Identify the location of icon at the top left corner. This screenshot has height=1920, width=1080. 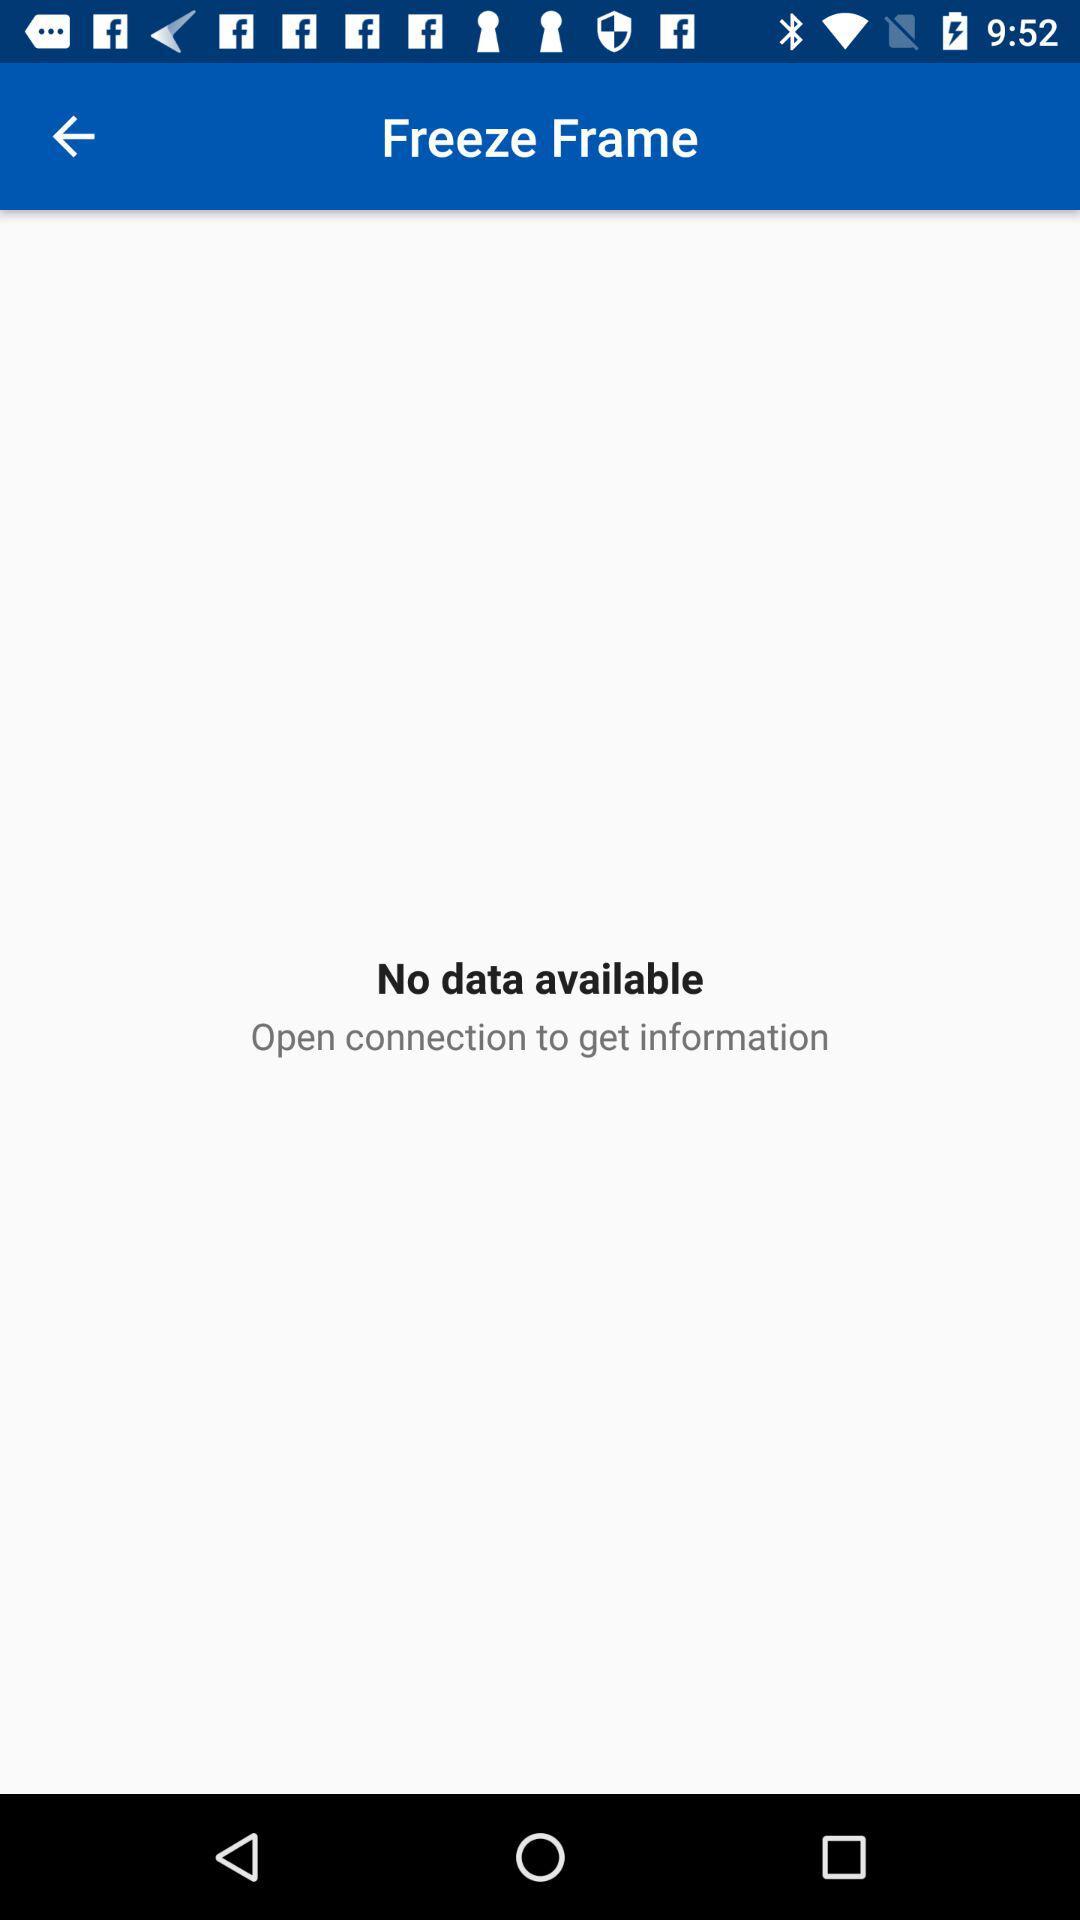
(72, 135).